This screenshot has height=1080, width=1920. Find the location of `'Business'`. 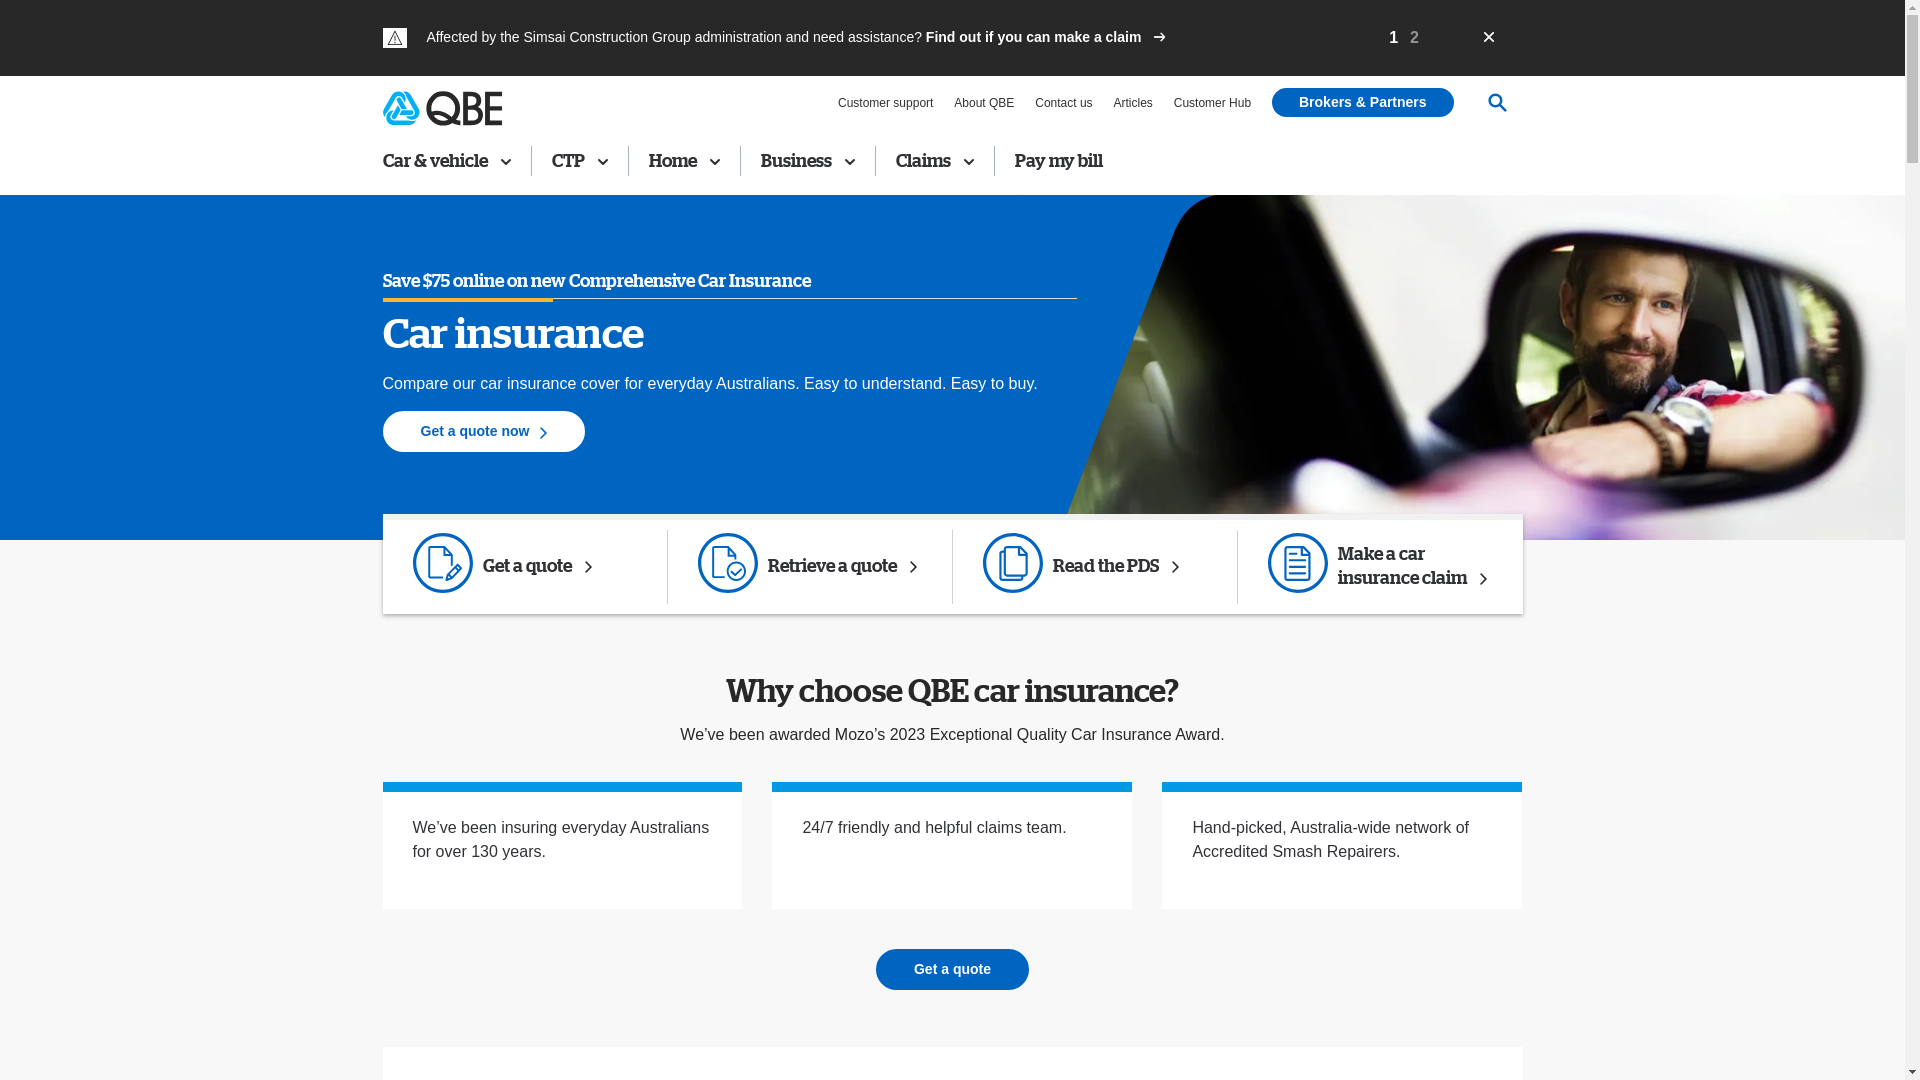

'Business' is located at coordinates (806, 160).